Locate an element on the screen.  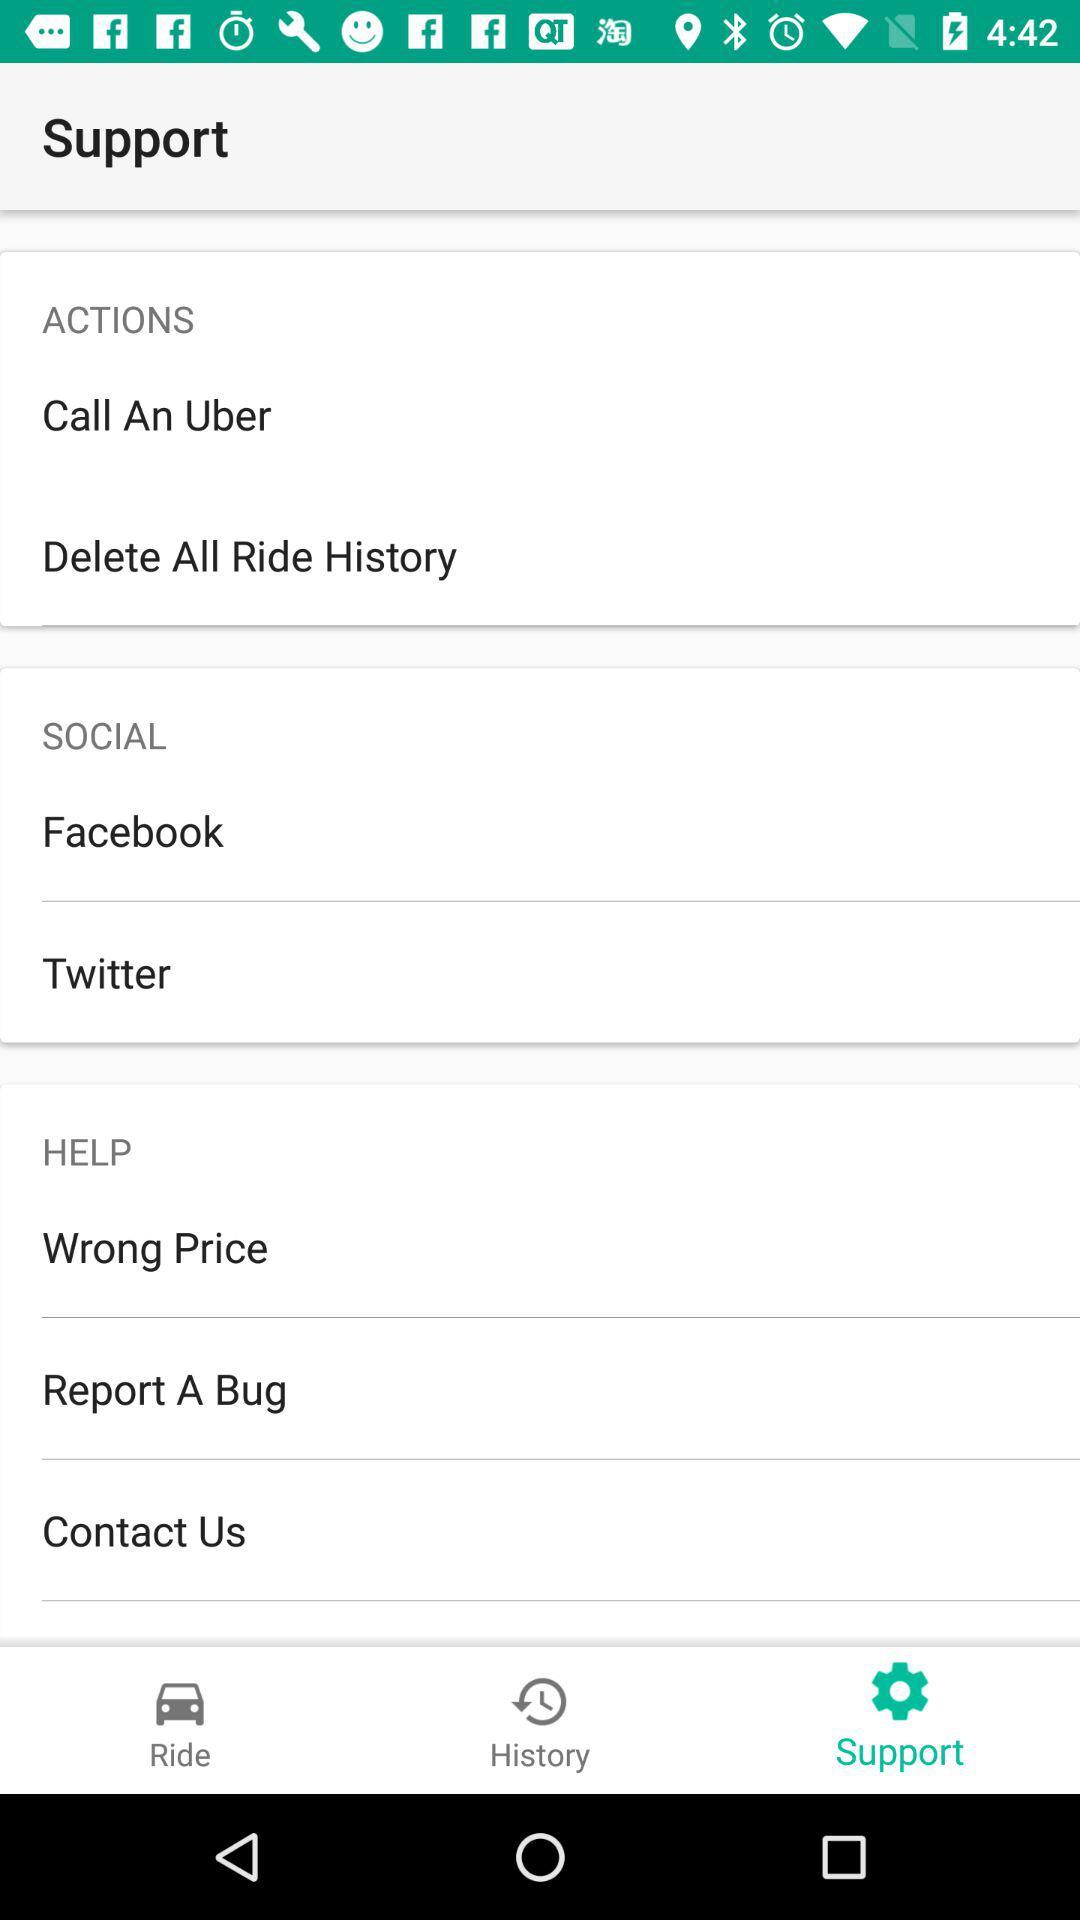
icon above the delete all ride item is located at coordinates (540, 412).